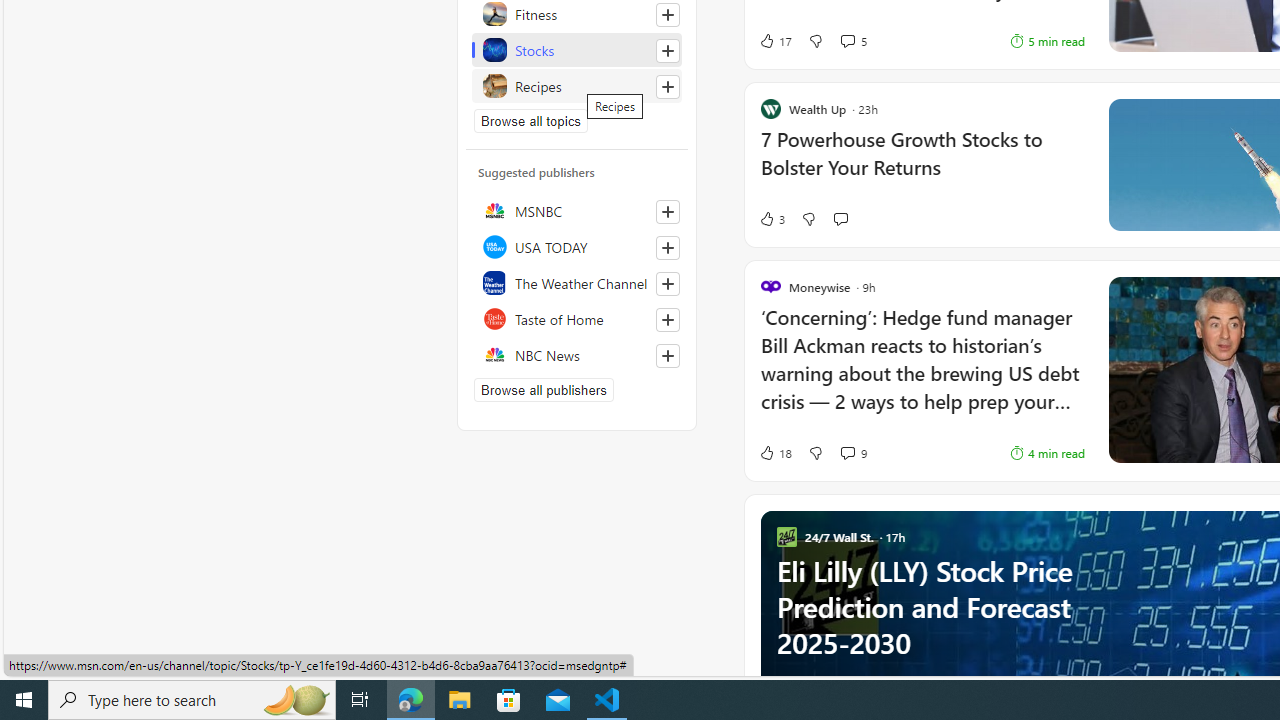  I want to click on 'Taste of Home', so click(576, 317).